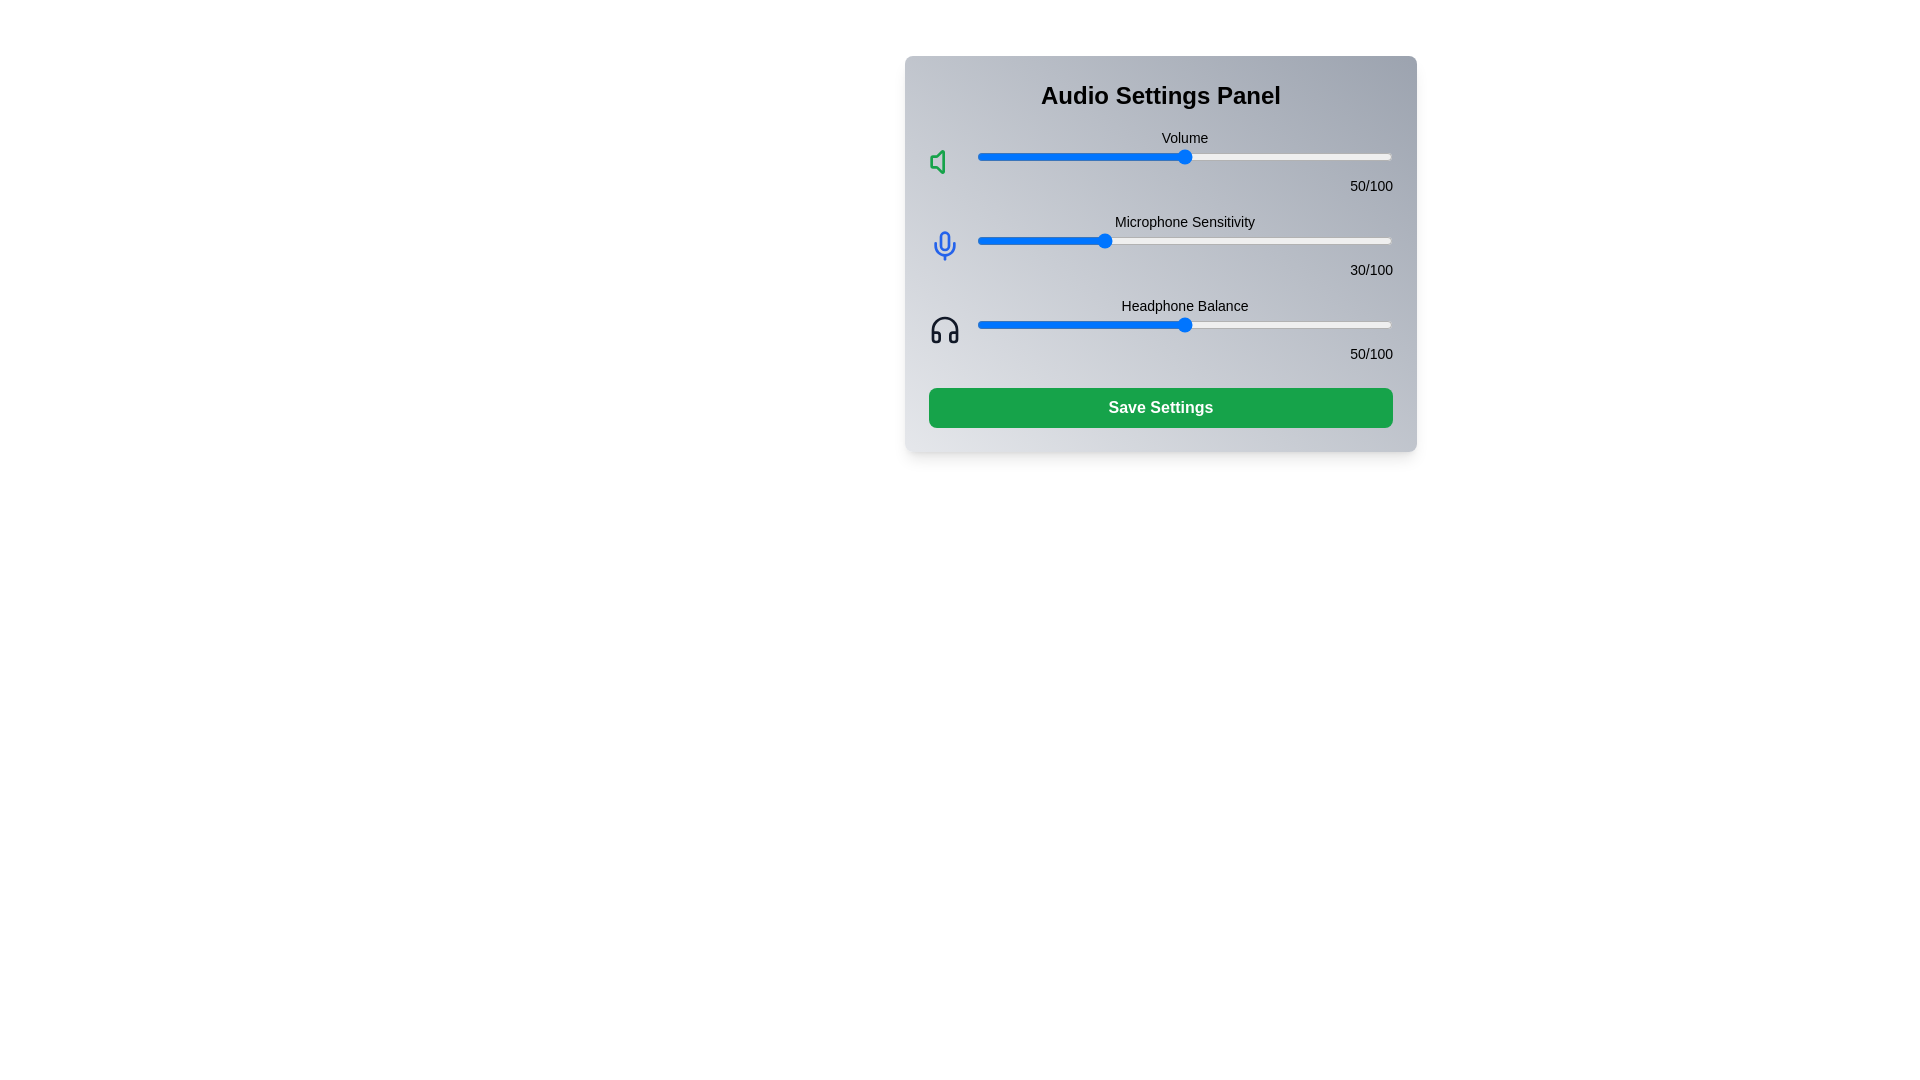 The height and width of the screenshot is (1080, 1920). Describe the element at coordinates (1096, 323) in the screenshot. I see `headphone balance` at that location.